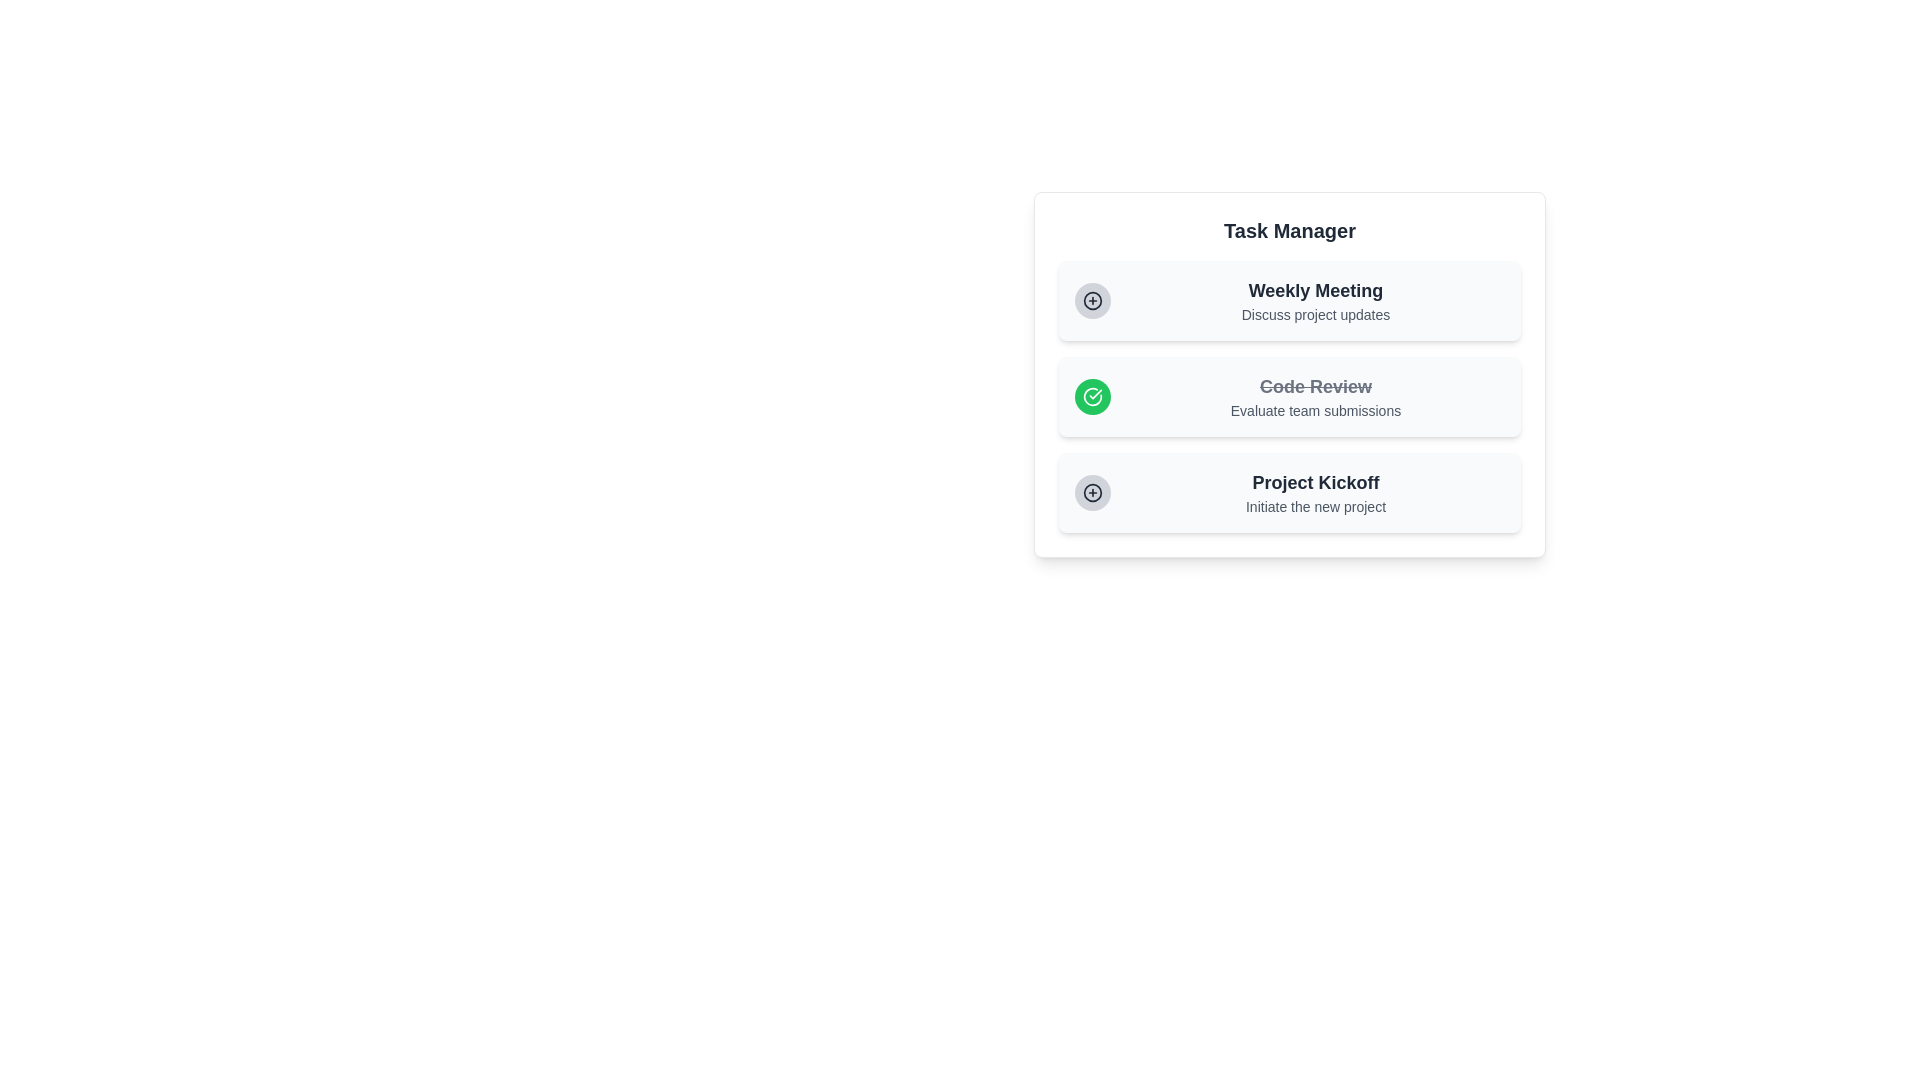  Describe the element at coordinates (1290, 300) in the screenshot. I see `the 'Weekly Meeting' task item card, which is the first card in a vertical list under the 'Task Manager' heading` at that location.